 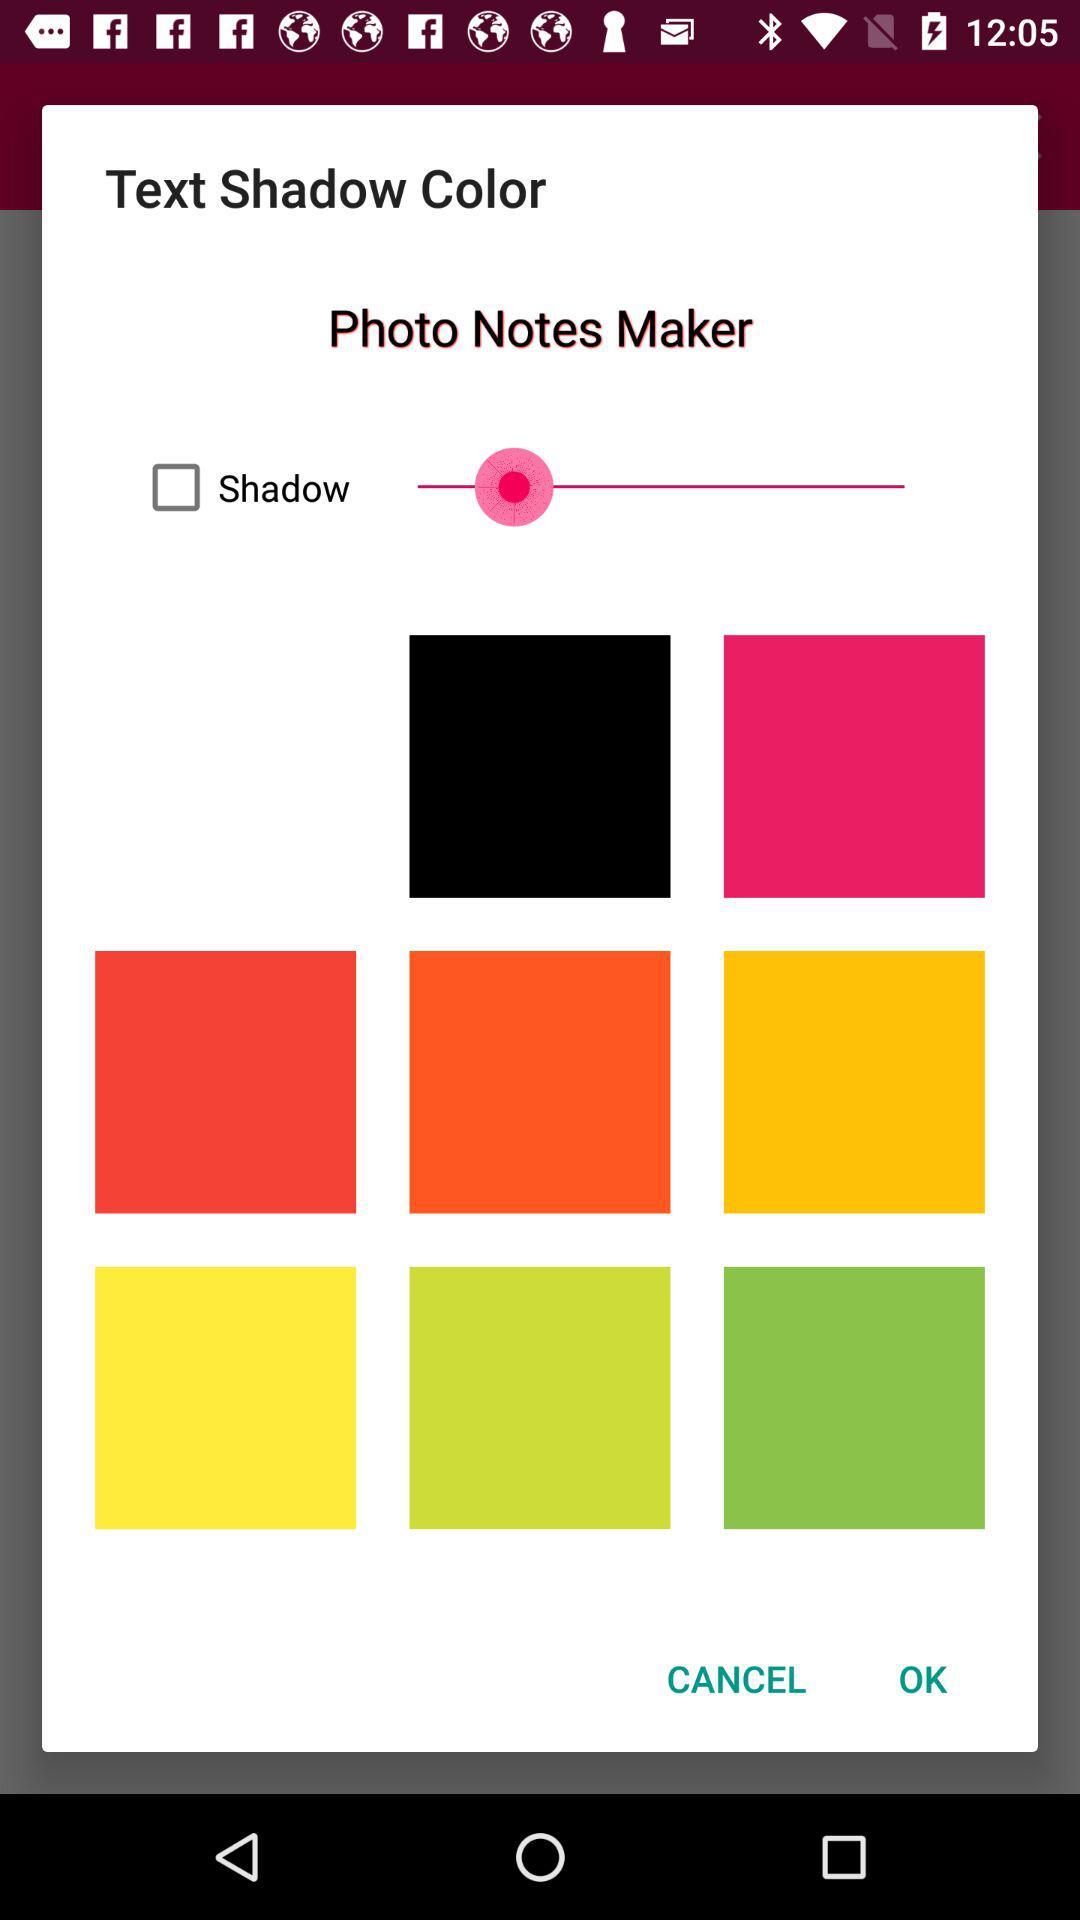 I want to click on the ok, so click(x=922, y=1678).